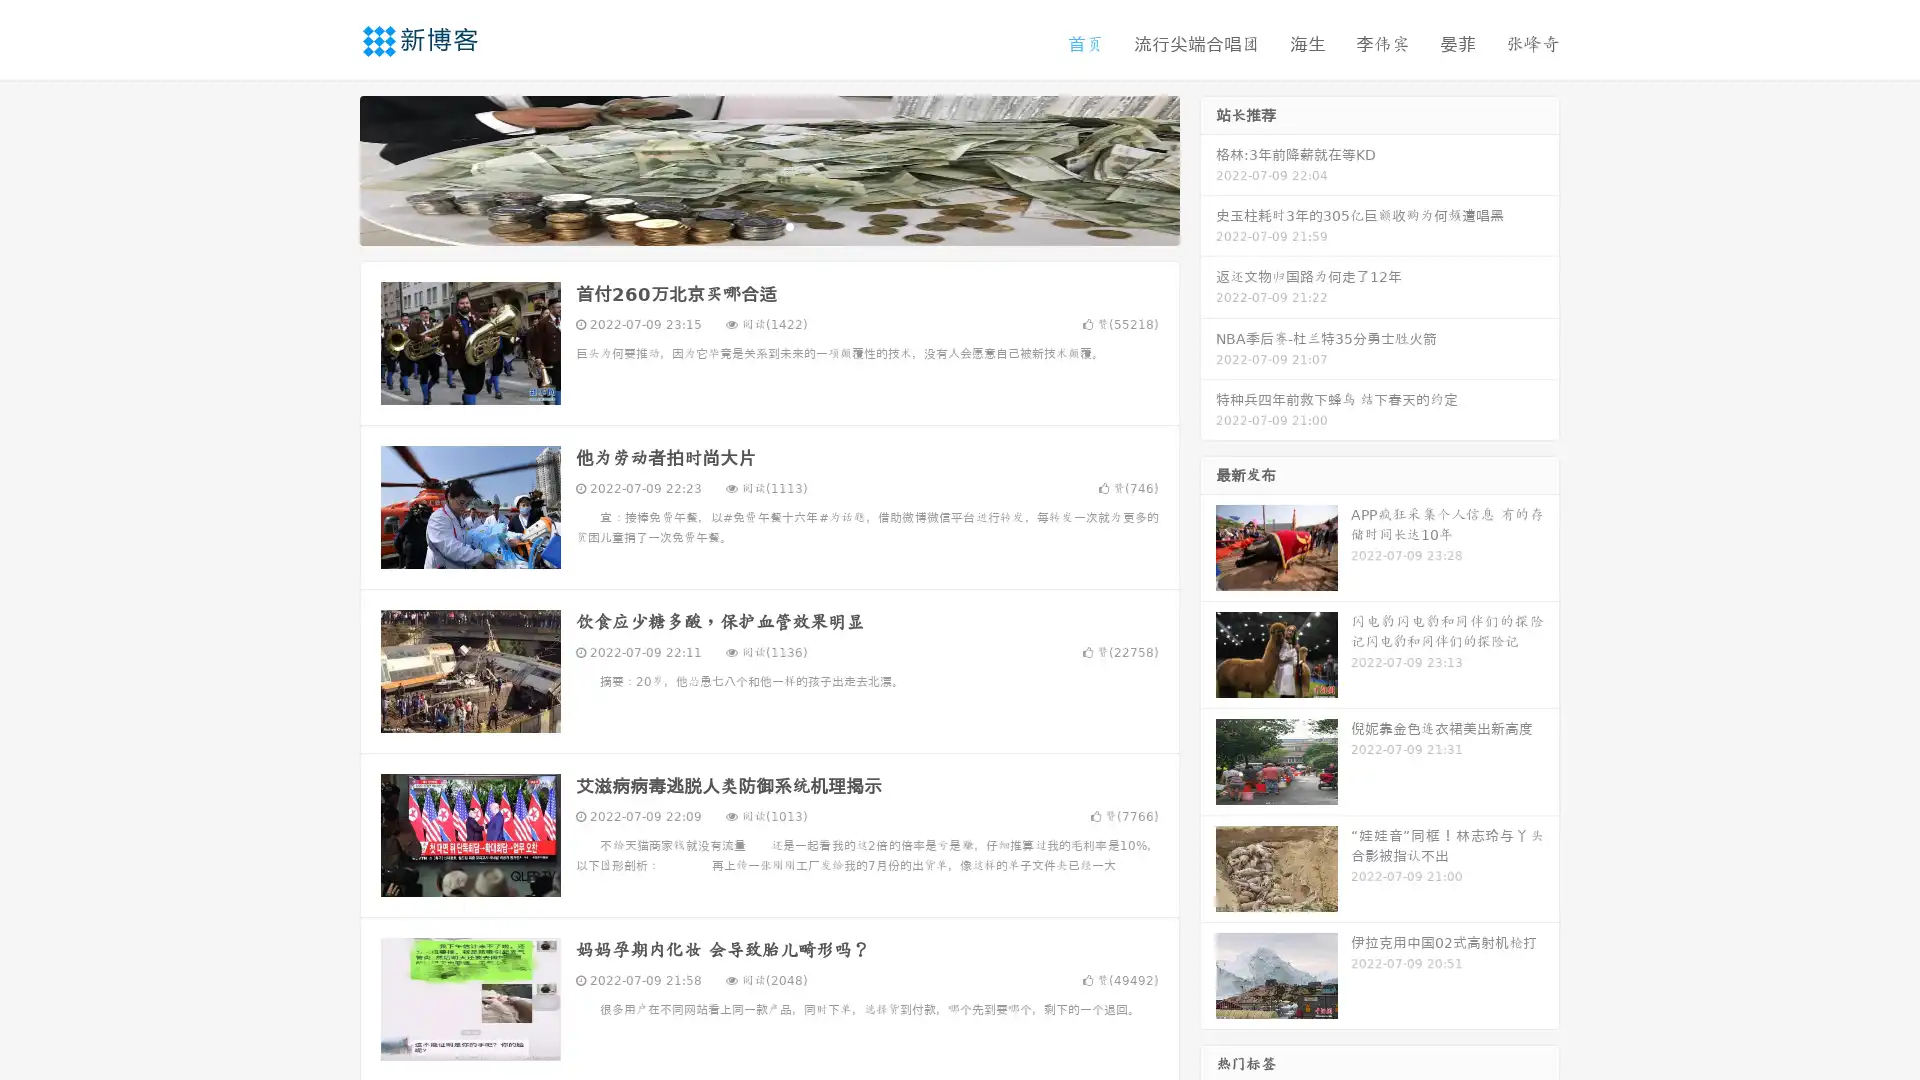 The width and height of the screenshot is (1920, 1080). I want to click on Next slide, so click(1208, 168).